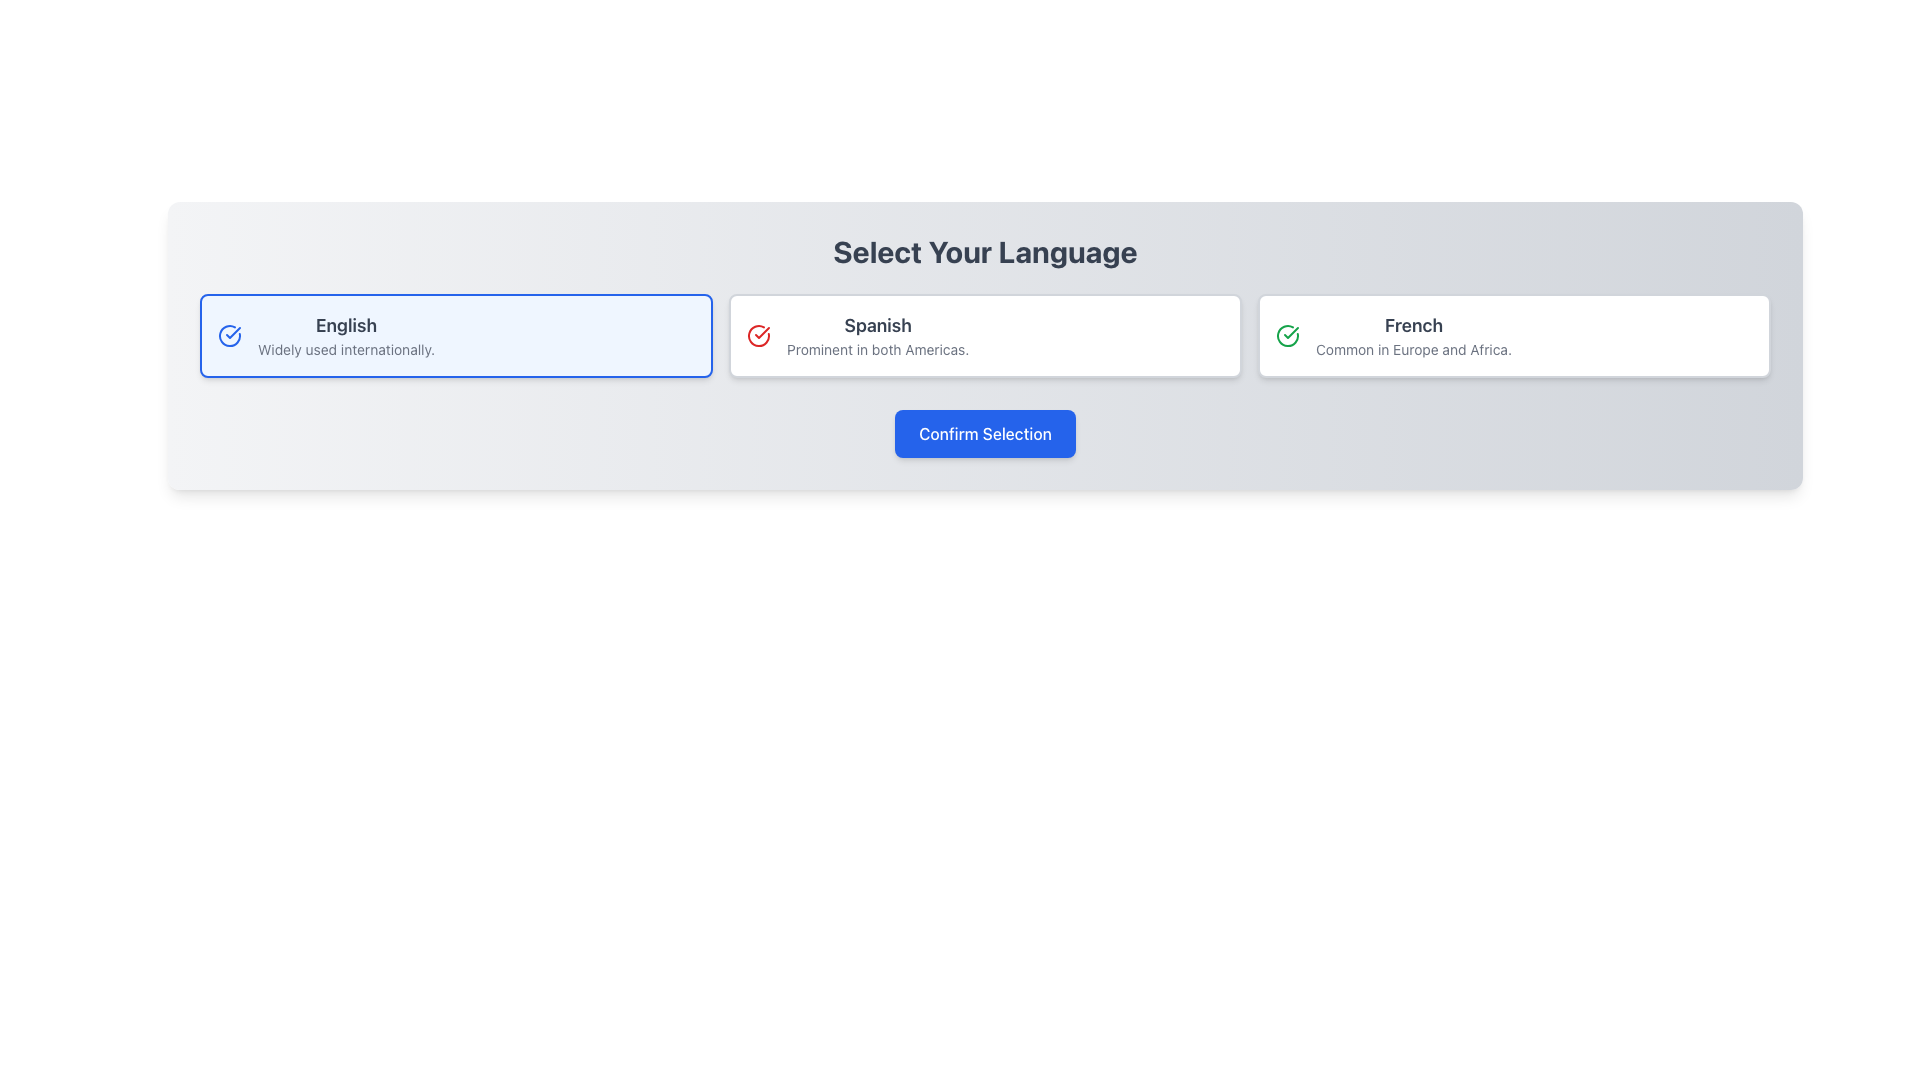 Image resolution: width=1920 pixels, height=1080 pixels. Describe the element at coordinates (1413, 349) in the screenshot. I see `the text label providing information about the language 'French', which is located below the title 'French' in the language selection panel` at that location.